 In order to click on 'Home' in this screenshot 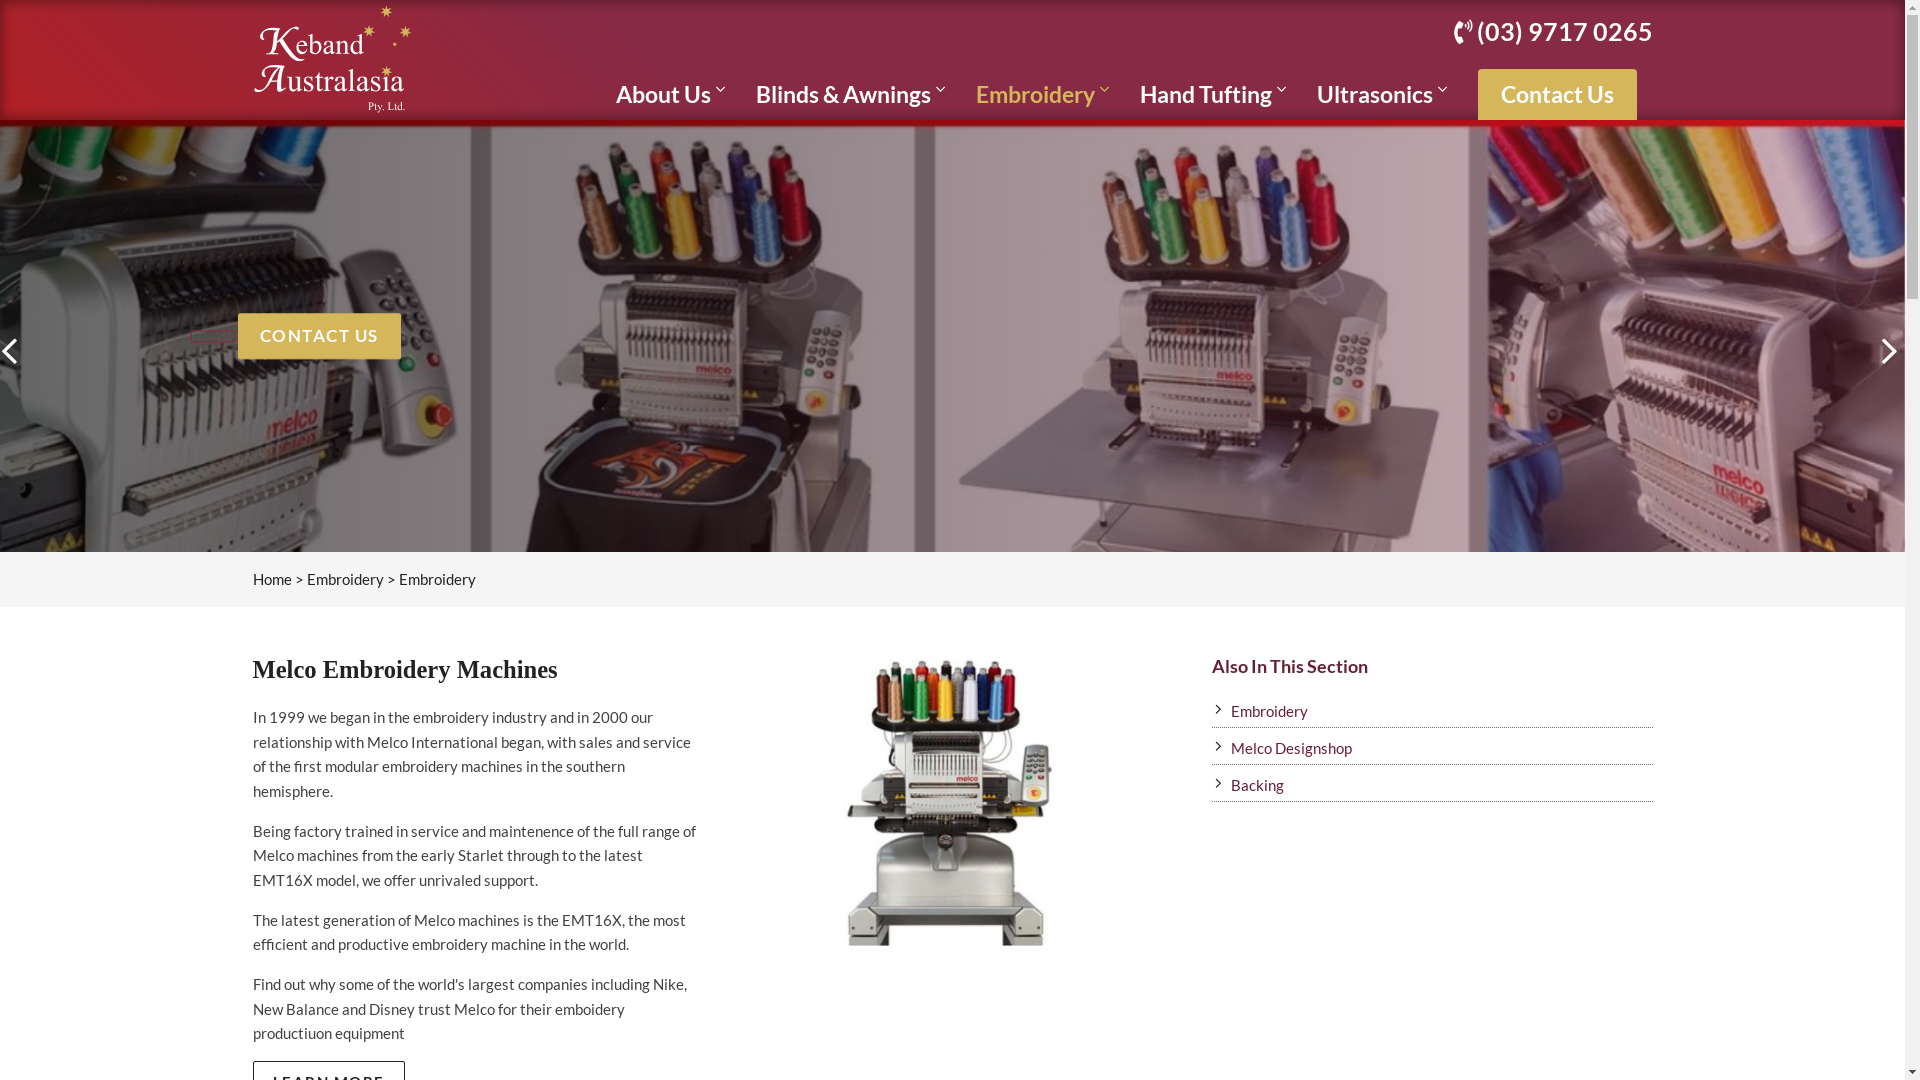, I will do `click(251, 578)`.